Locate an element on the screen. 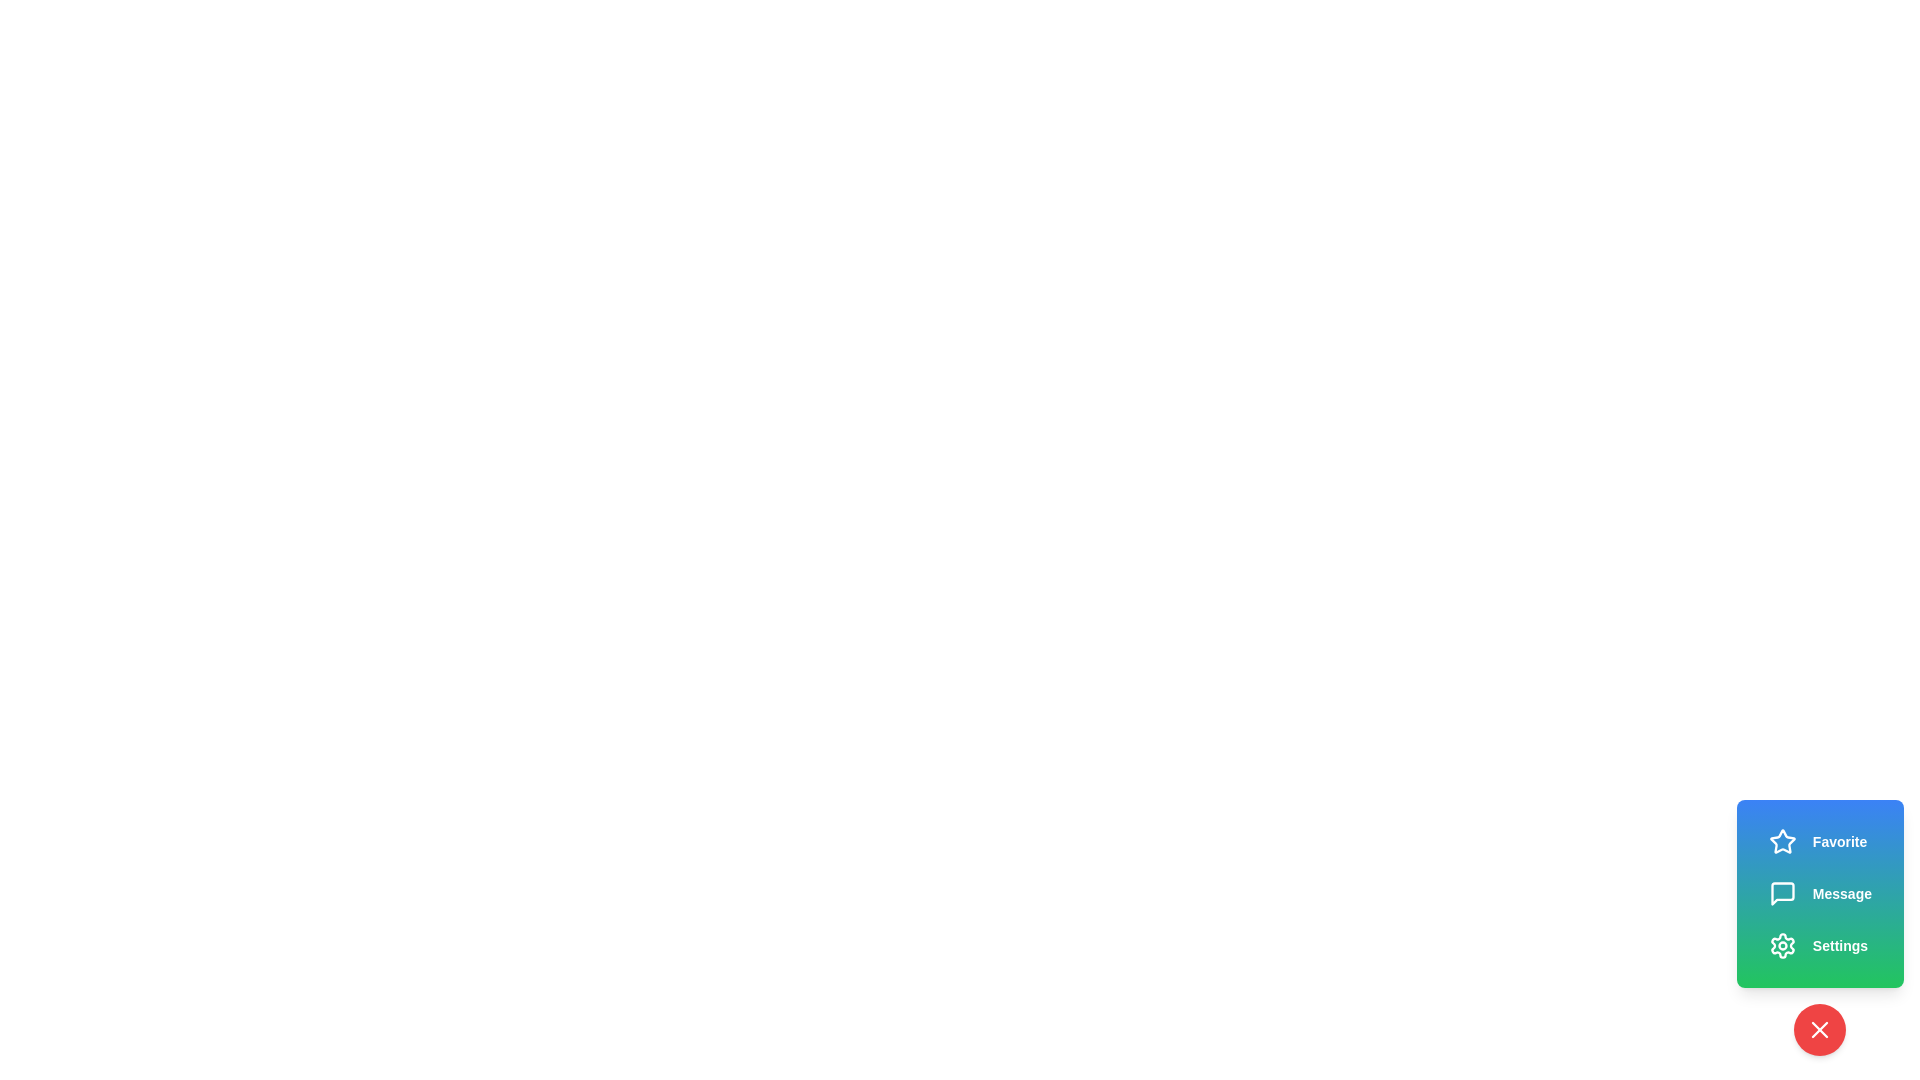 Image resolution: width=1920 pixels, height=1080 pixels. the 'Settings' button in the speed dial menu is located at coordinates (1818, 945).